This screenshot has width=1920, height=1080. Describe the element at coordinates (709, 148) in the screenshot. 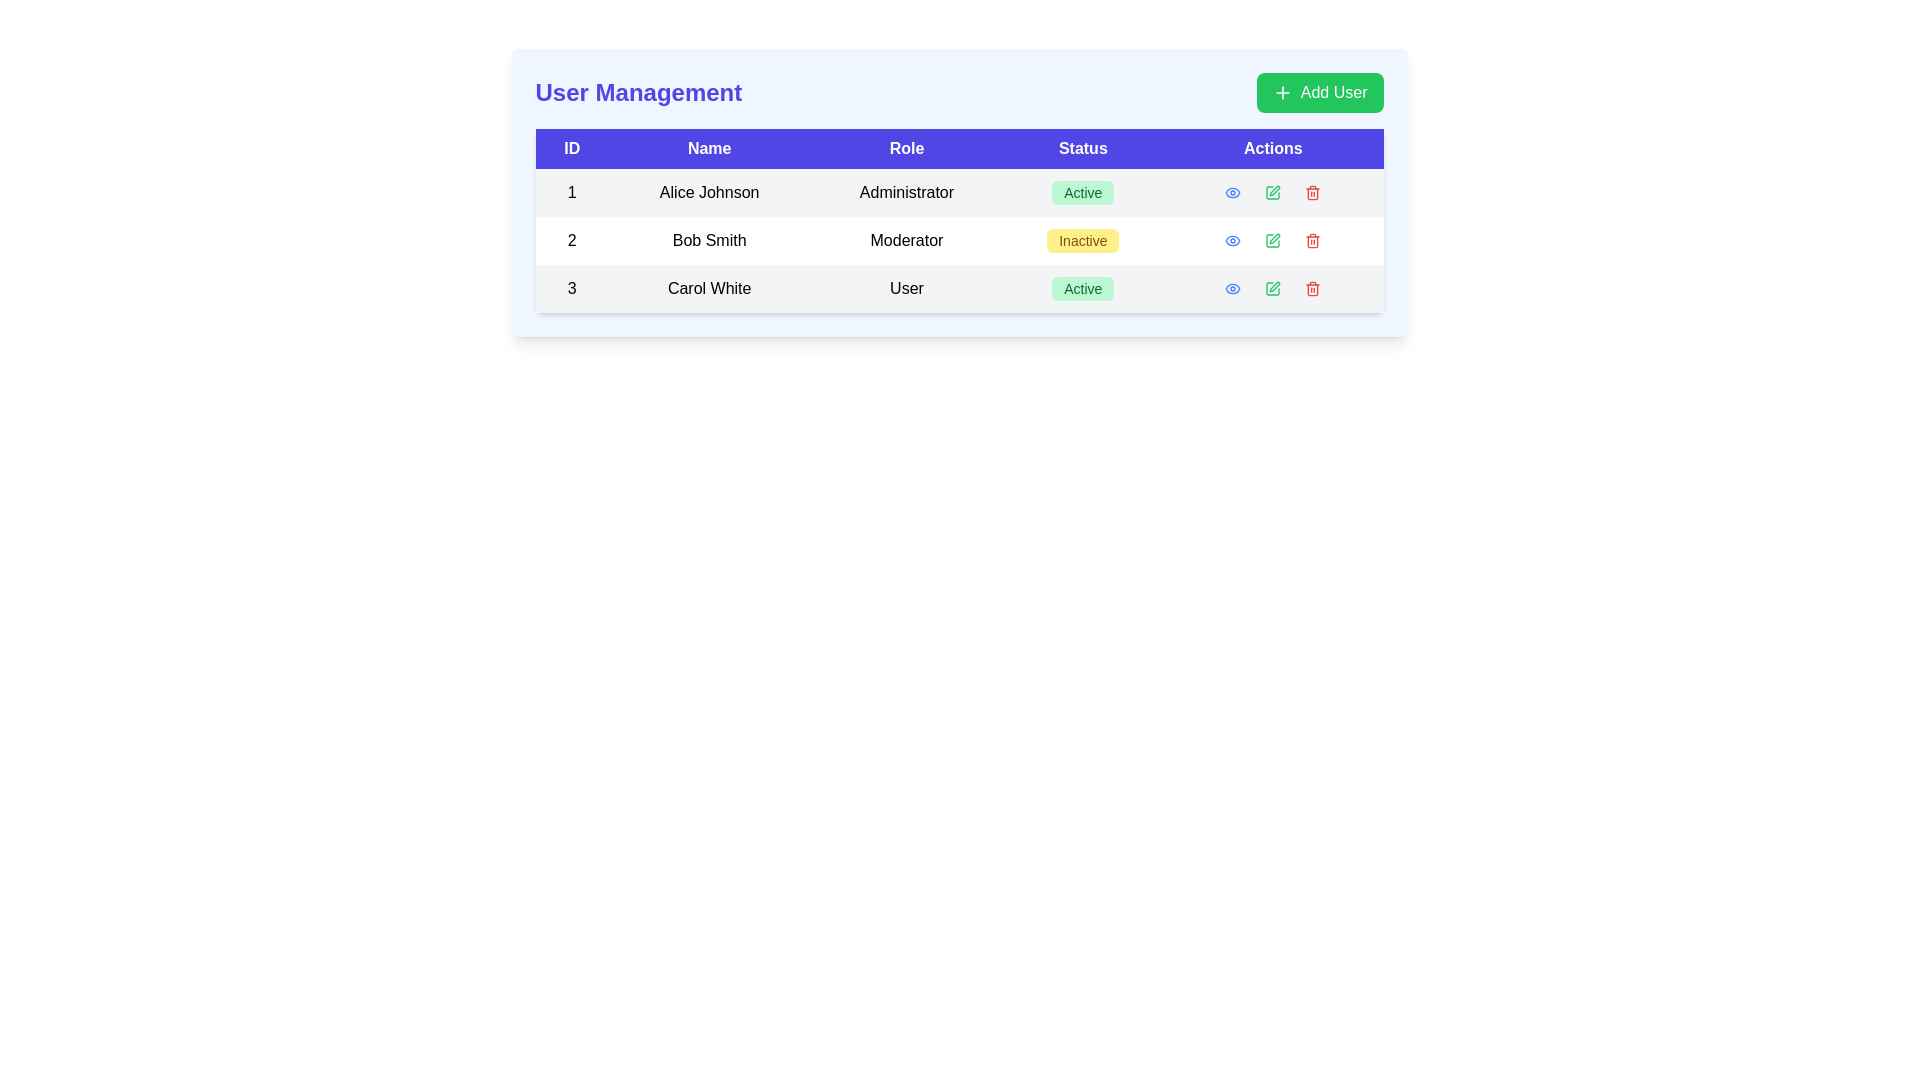

I see `the 'Name' column header in the table, which is positioned between the 'ID' and 'Role' headers` at that location.